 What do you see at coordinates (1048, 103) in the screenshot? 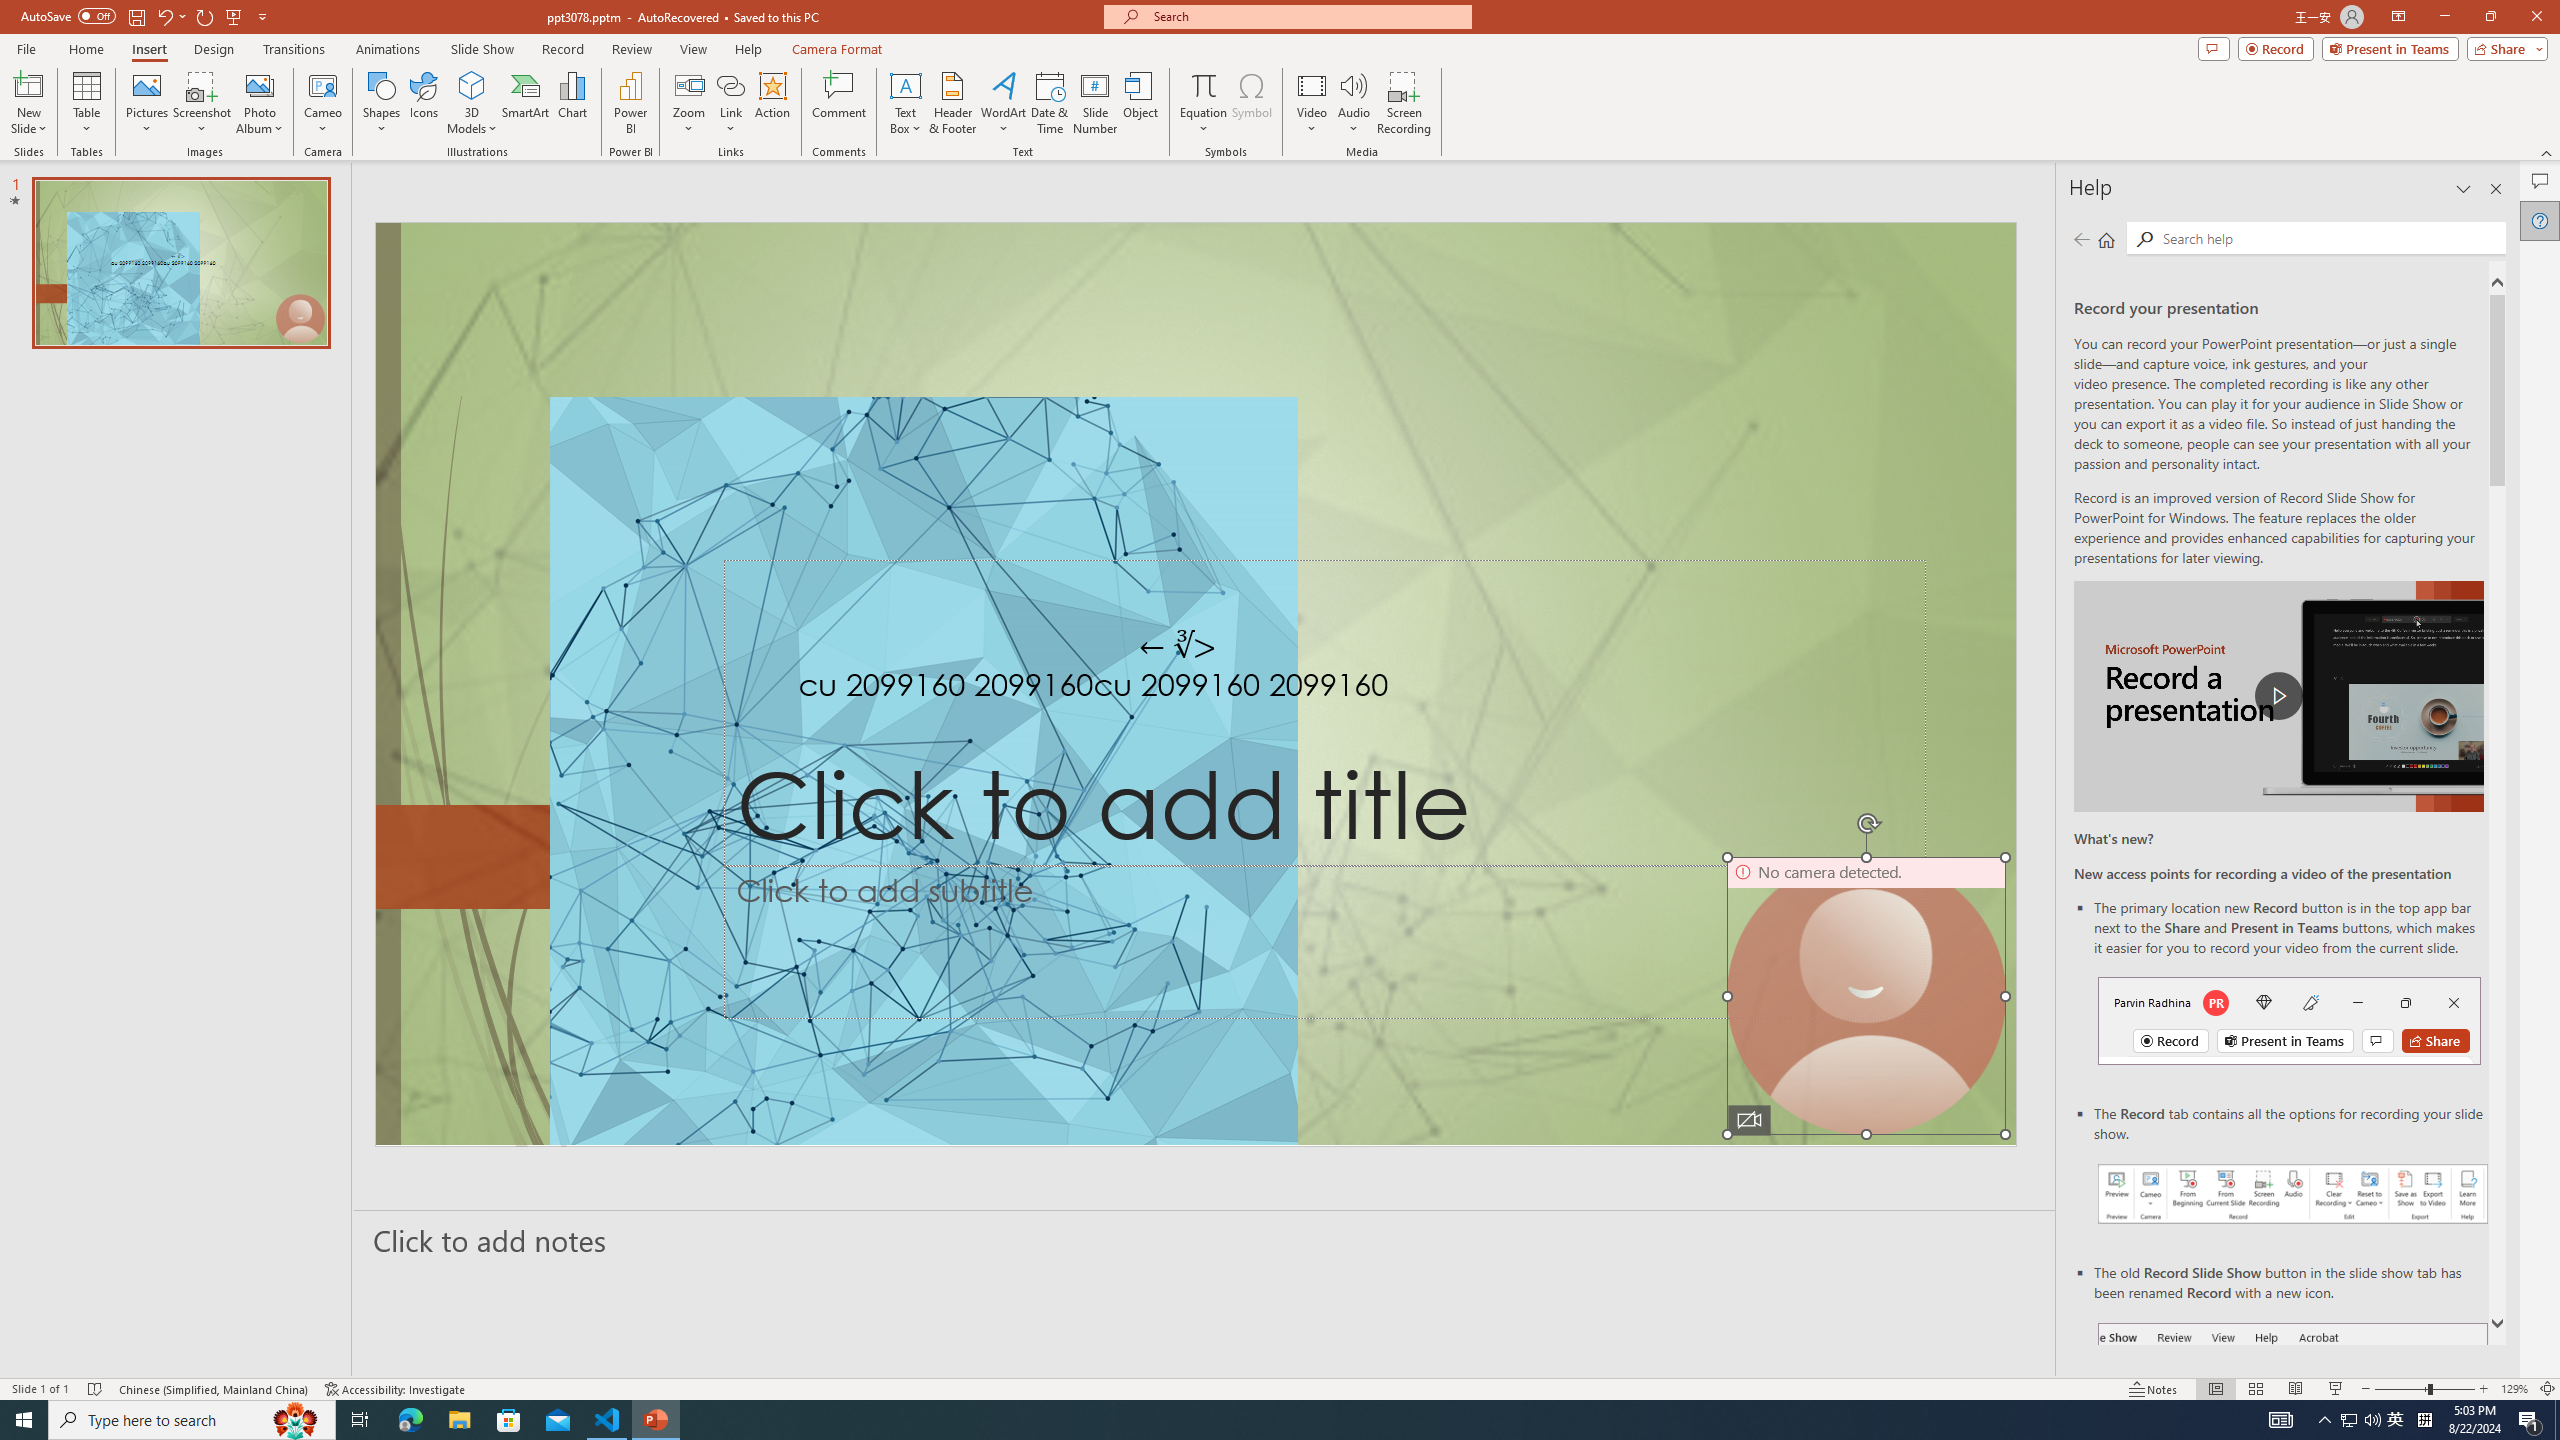
I see `'Date & Time...'` at bounding box center [1048, 103].